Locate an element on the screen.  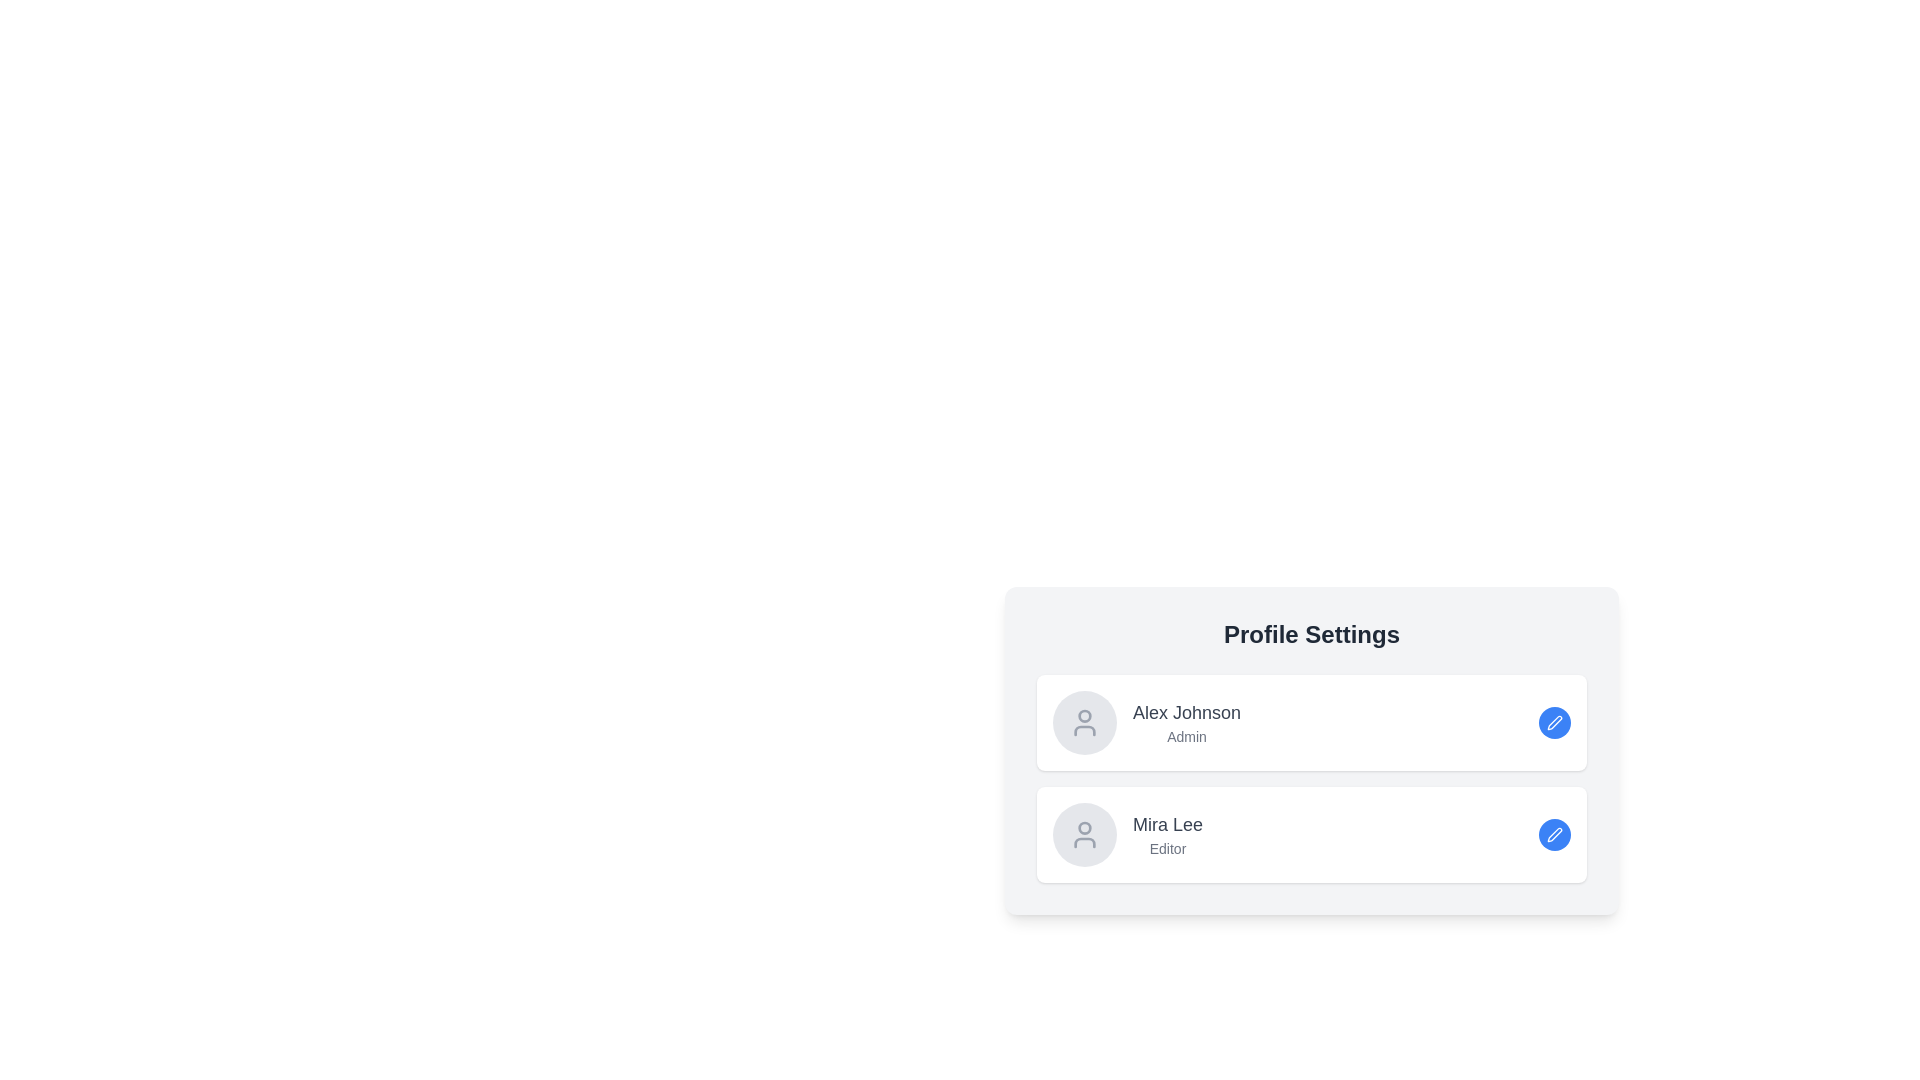
text label indicating the name of the user 'Mira Lee' located in the profile card under the 'Profile Settings' header is located at coordinates (1167, 825).